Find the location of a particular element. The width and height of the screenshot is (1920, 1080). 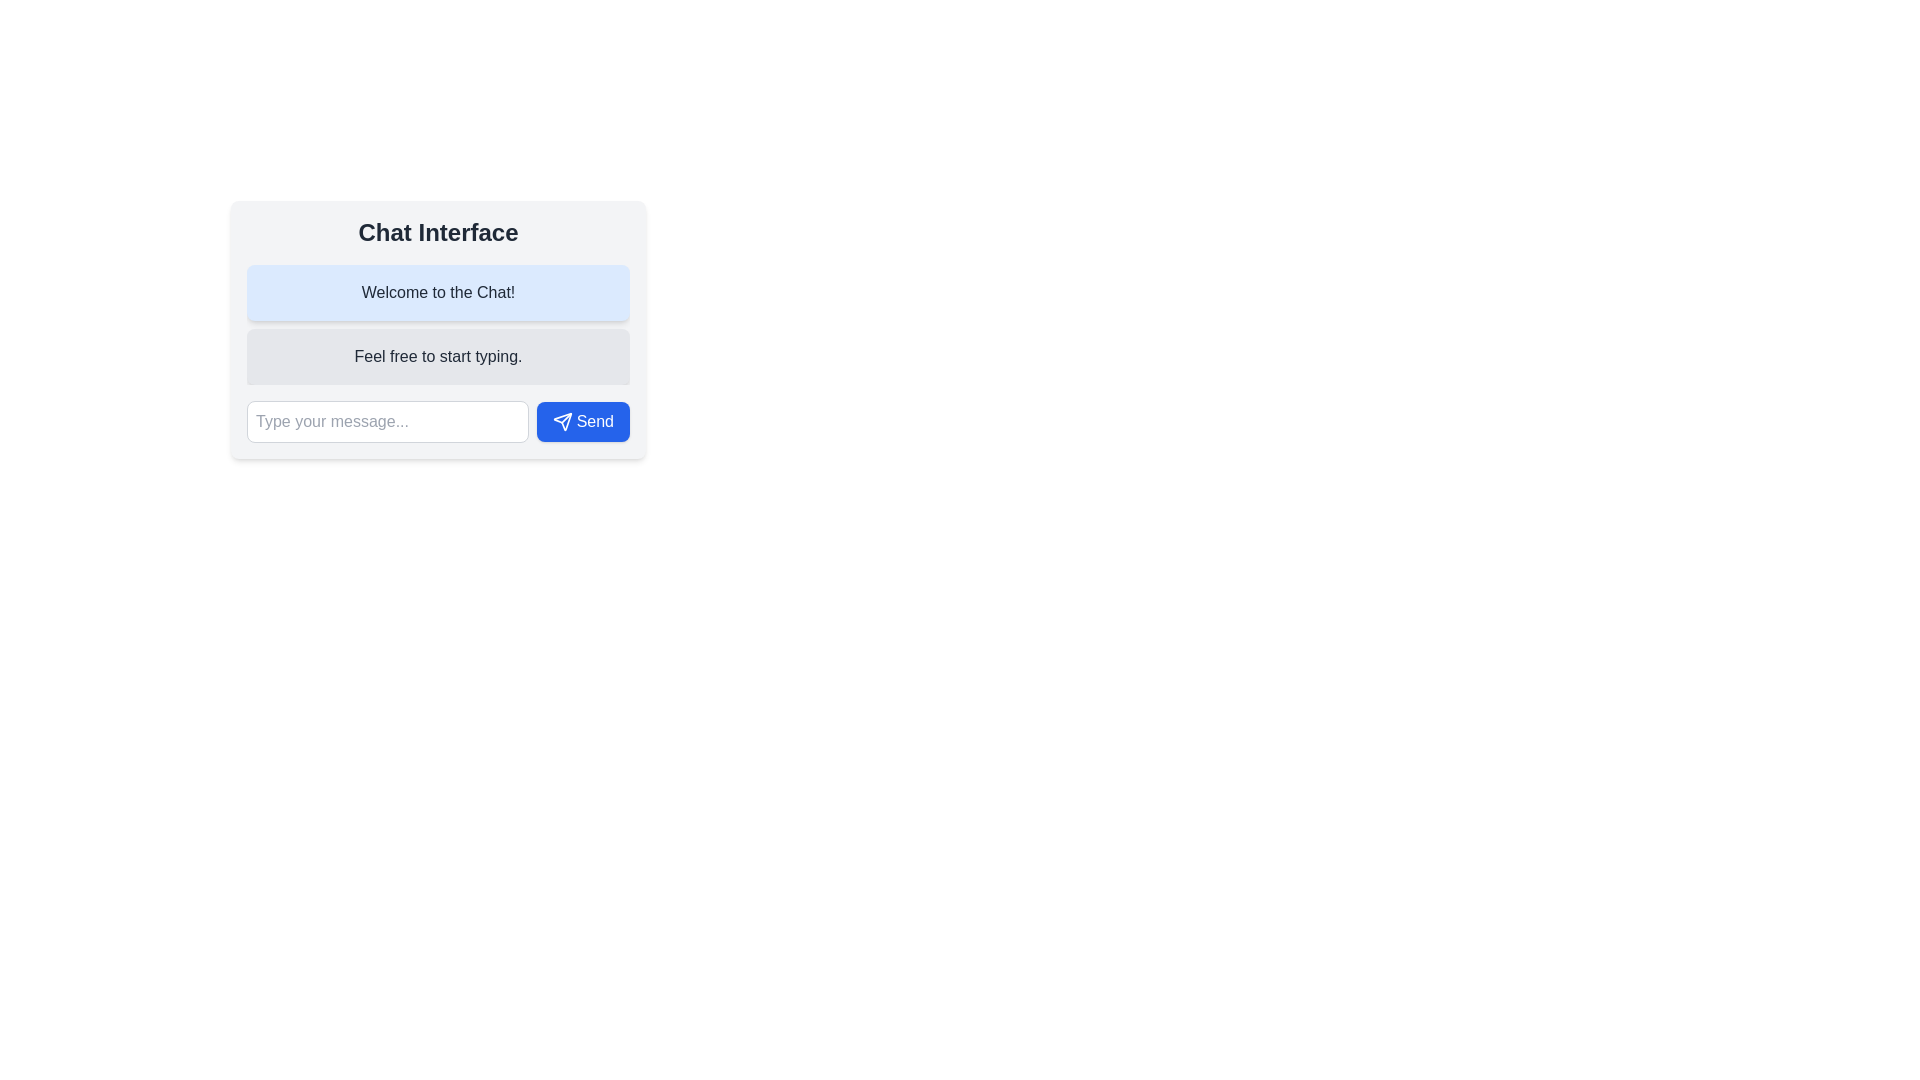

the static text header or label that serves as the title for the chat interface section, located at the top of the panel is located at coordinates (437, 231).